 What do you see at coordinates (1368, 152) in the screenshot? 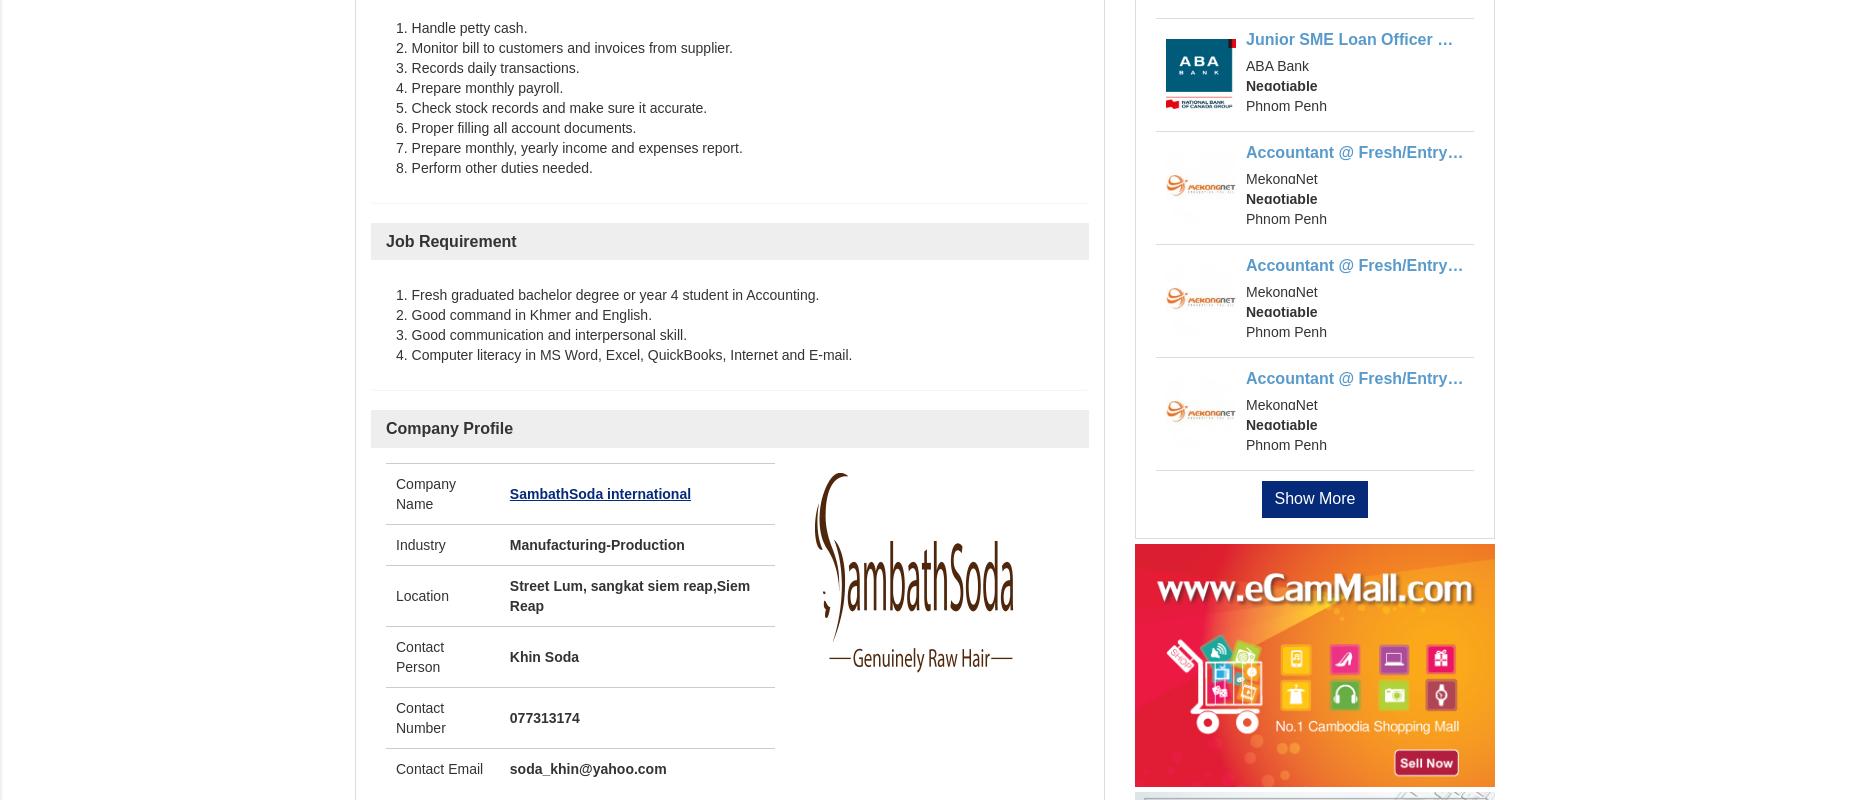
I see `'Accountant @ Fresh/Entry Level'` at bounding box center [1368, 152].